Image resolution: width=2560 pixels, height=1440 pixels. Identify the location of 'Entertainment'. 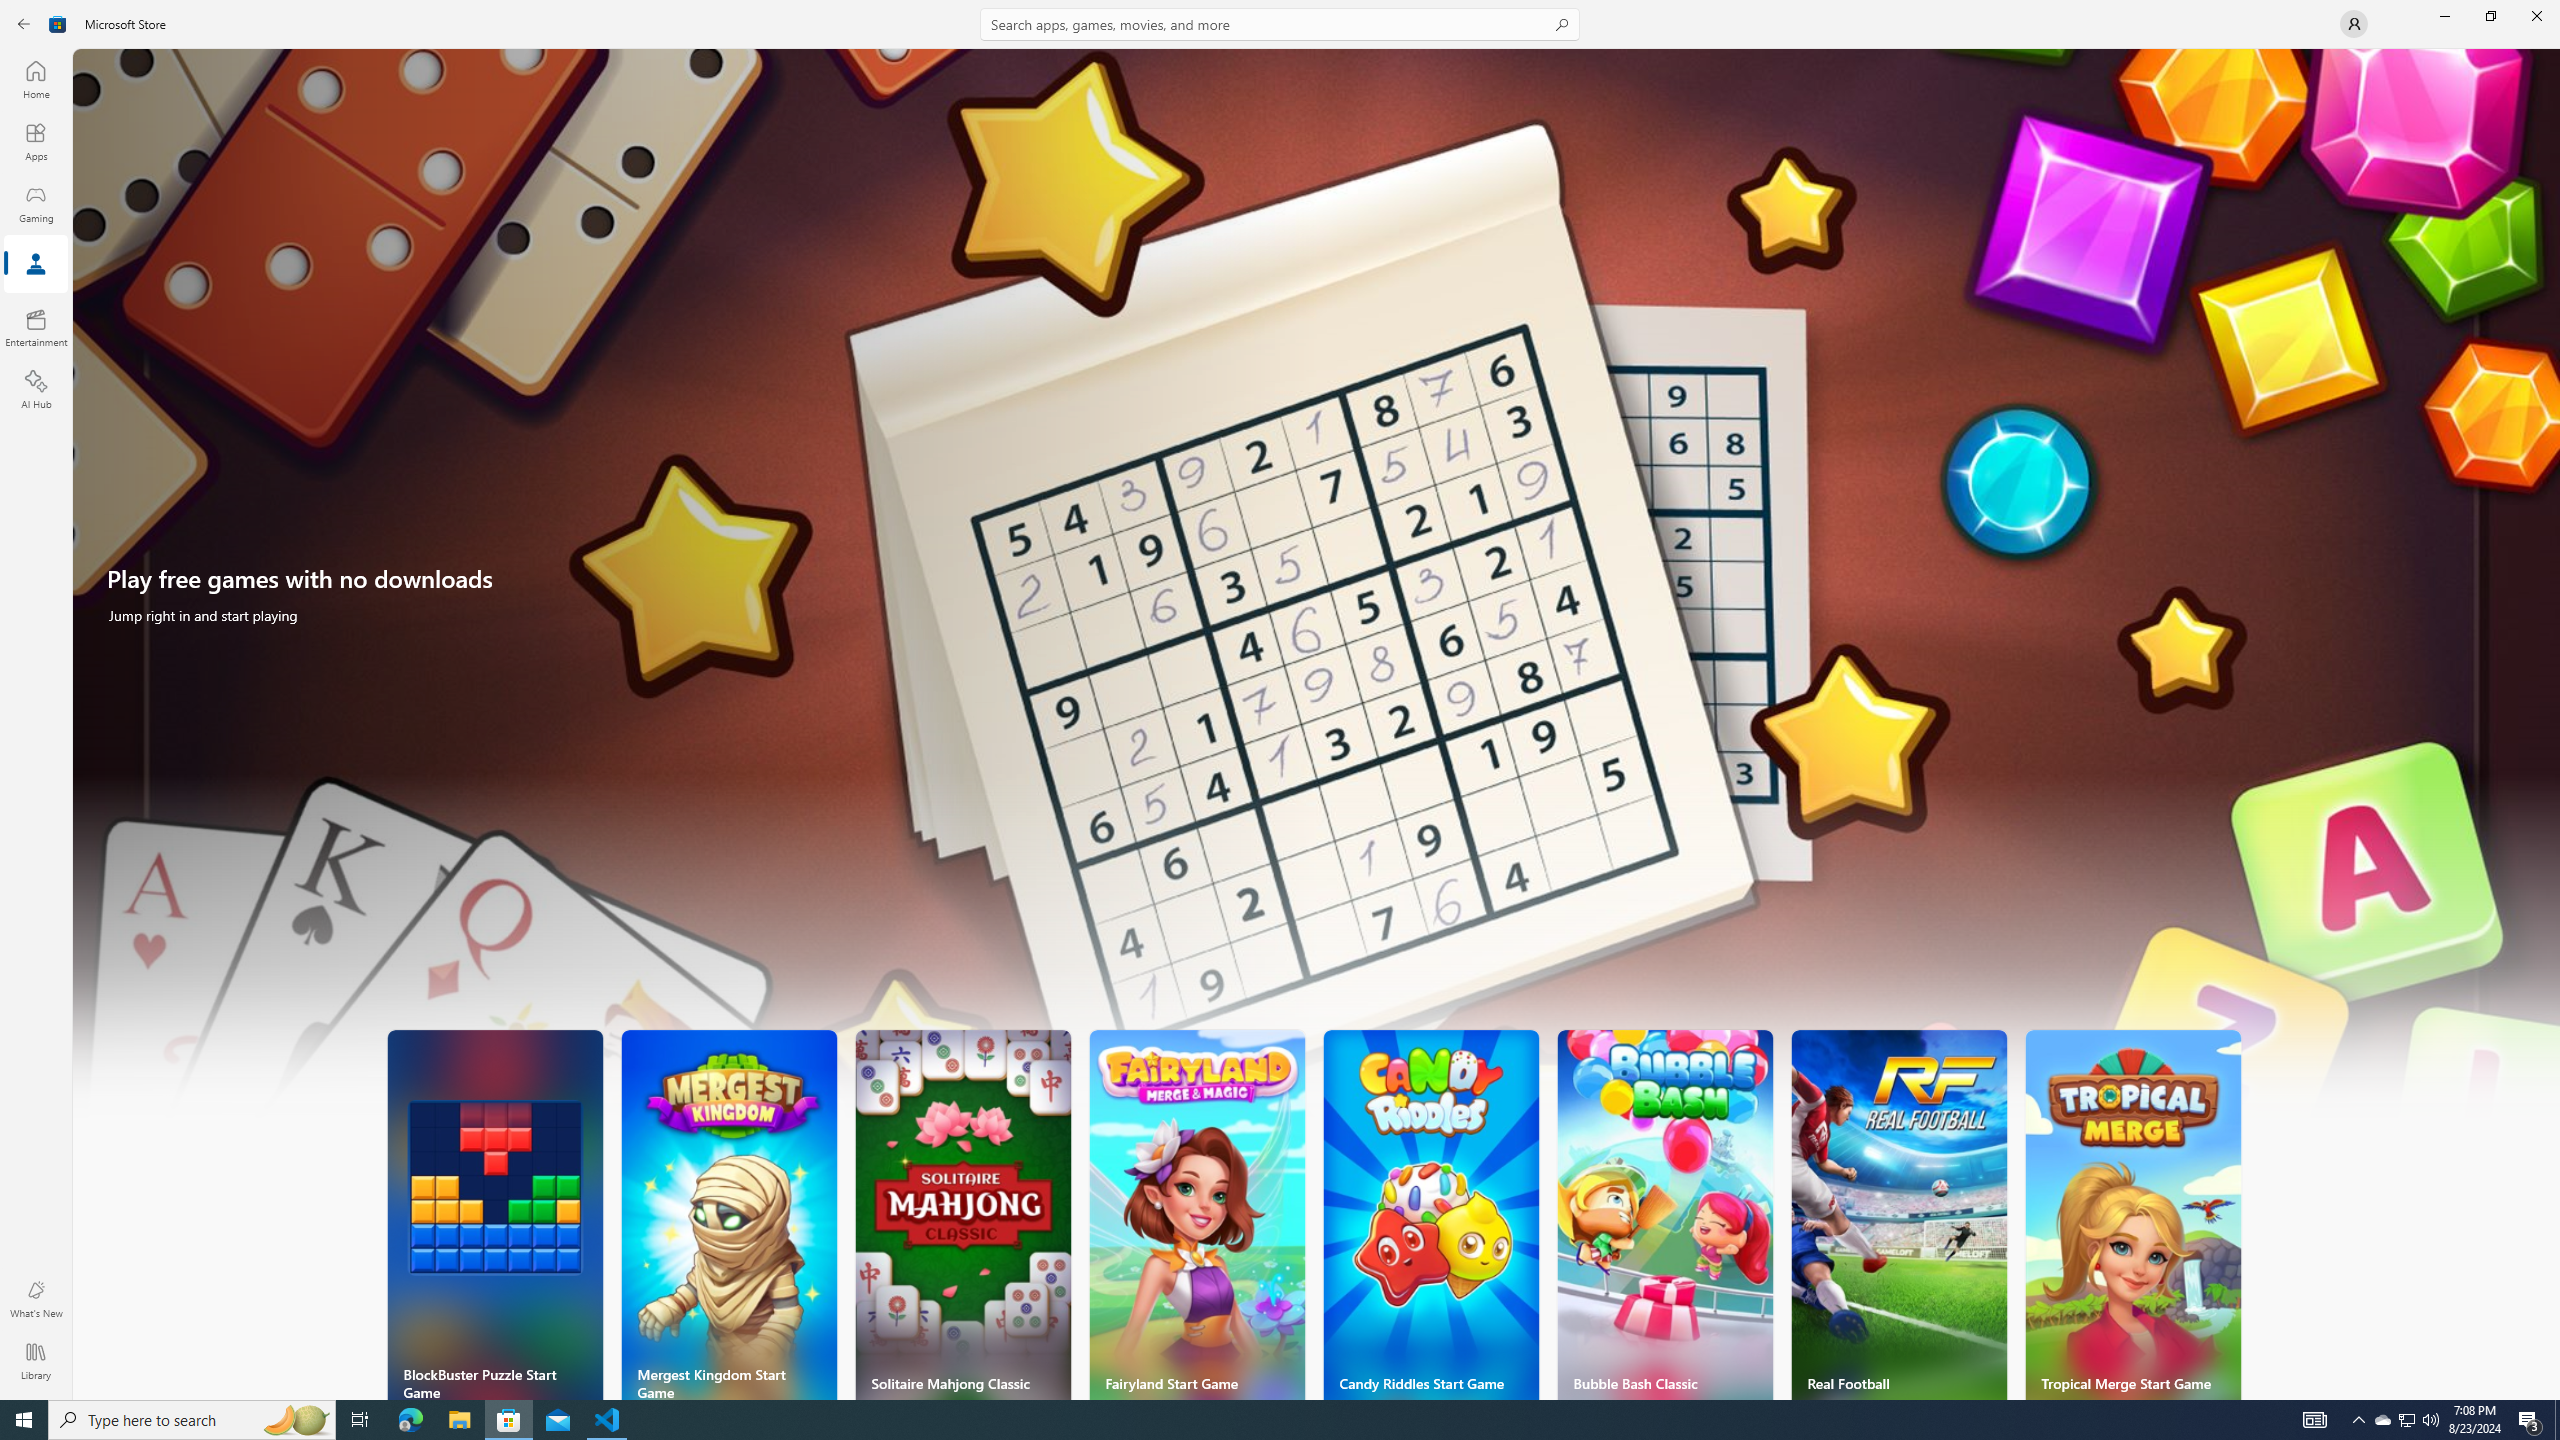
(34, 326).